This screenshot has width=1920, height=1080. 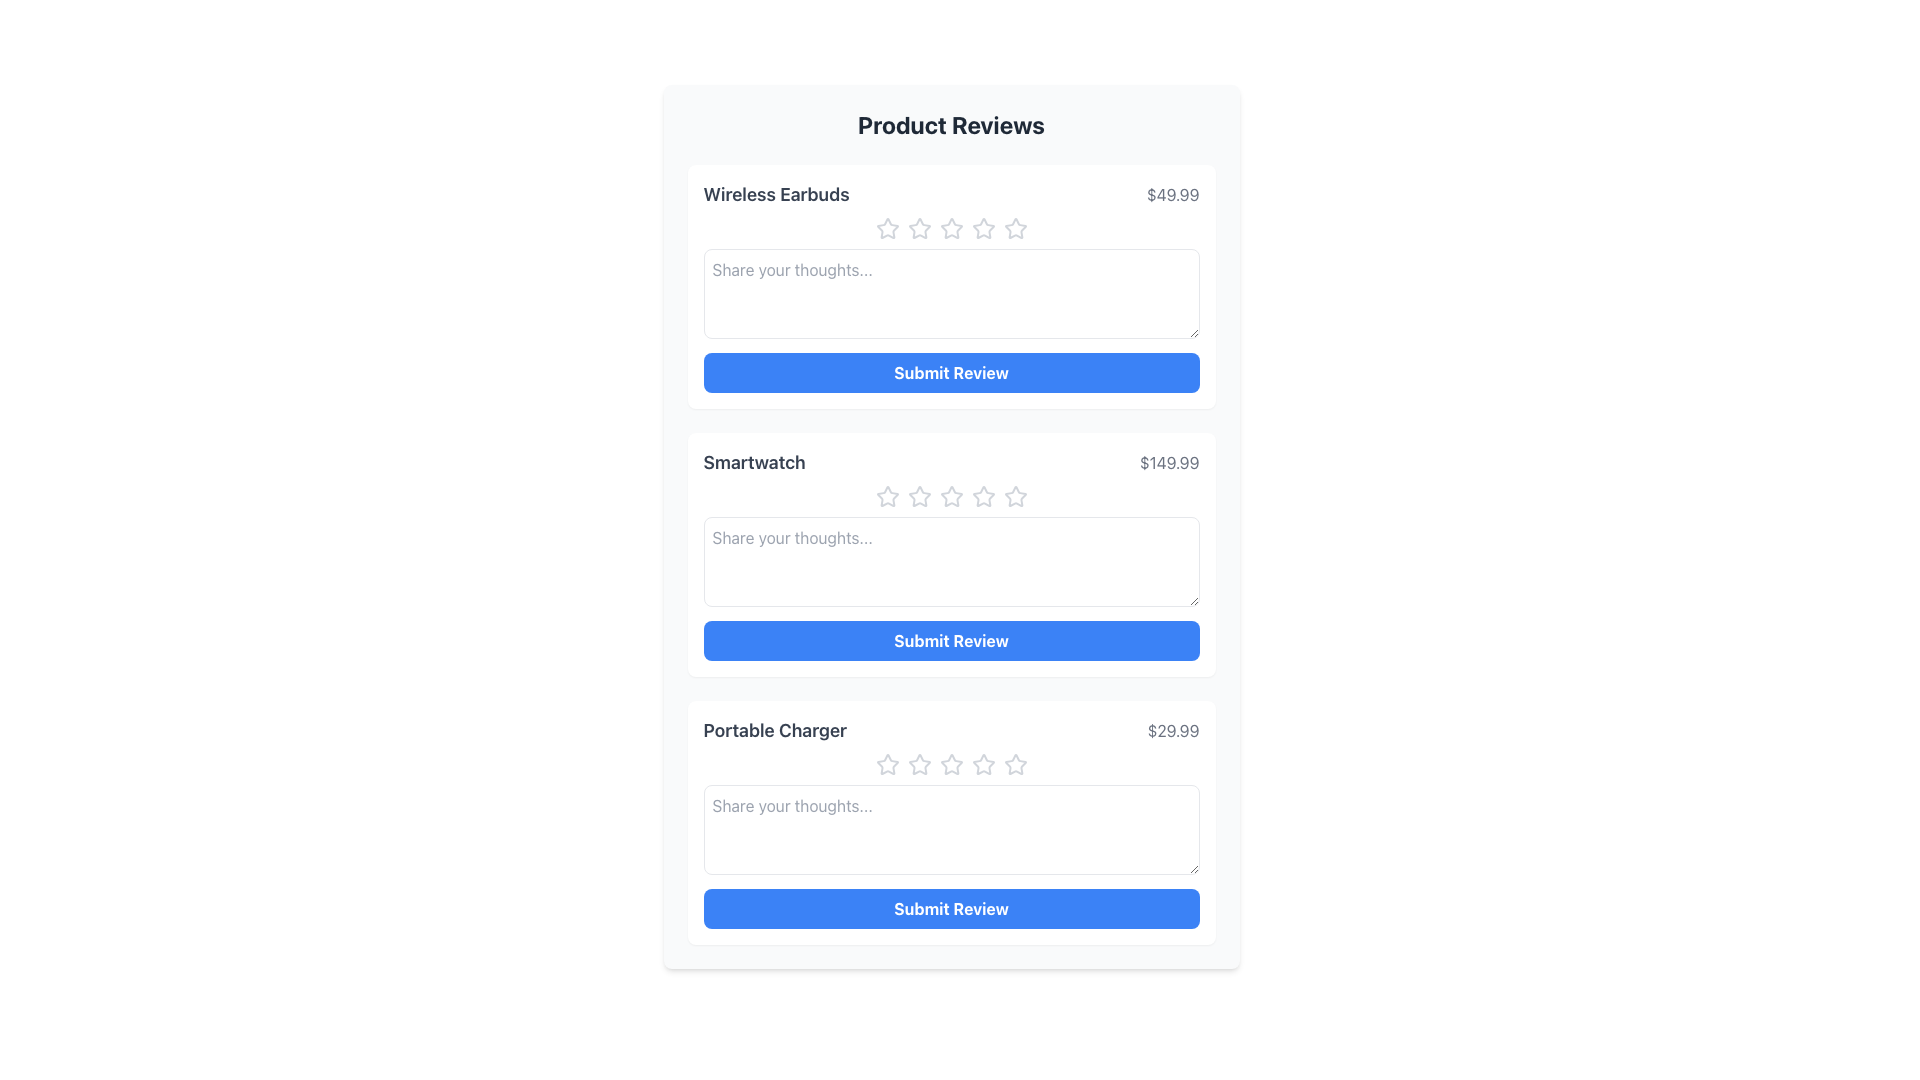 What do you see at coordinates (886, 764) in the screenshot?
I see `the first gray, outlined star icon in the rating section for the product 'Portable Charger'` at bounding box center [886, 764].